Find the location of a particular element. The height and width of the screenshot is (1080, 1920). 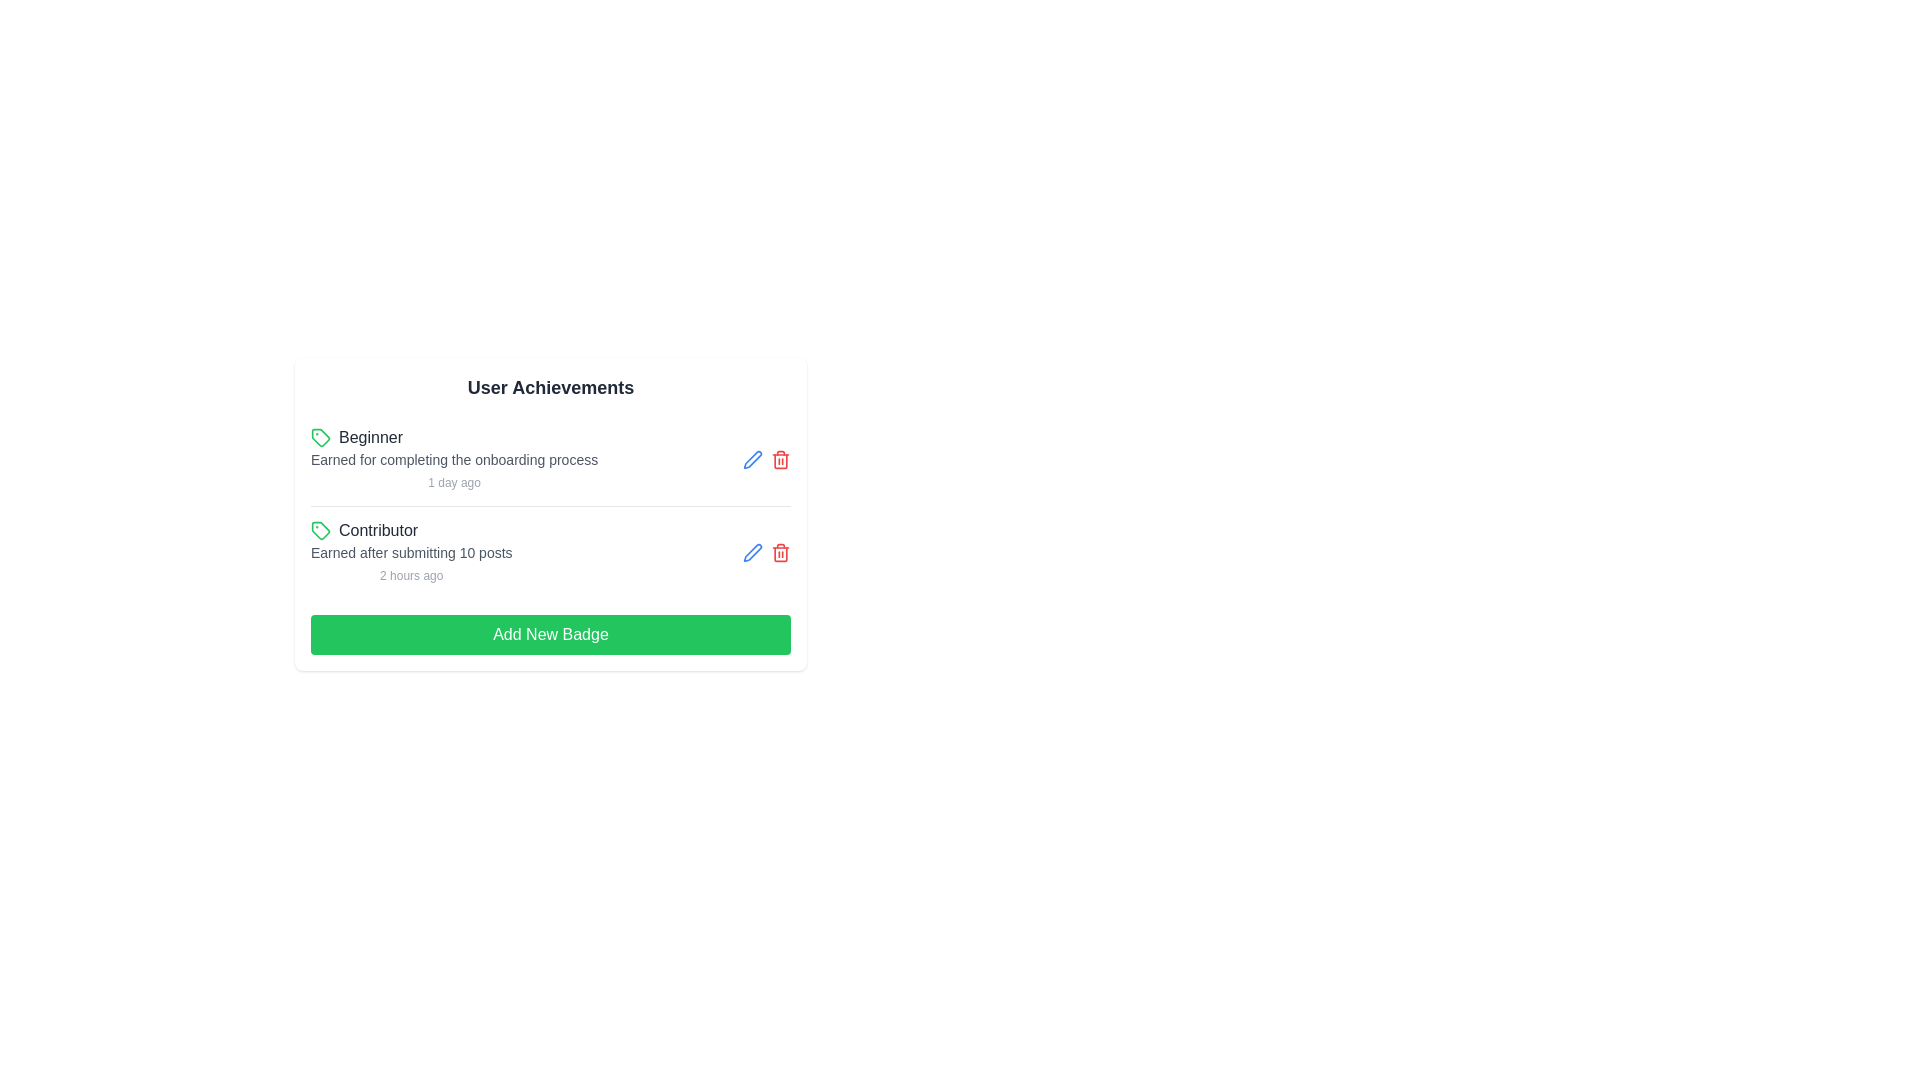

the informational Text Label indicating the date or time of the 'Beginner' achievement, which is positioned at the bottom right corner of the section is located at coordinates (453, 482).